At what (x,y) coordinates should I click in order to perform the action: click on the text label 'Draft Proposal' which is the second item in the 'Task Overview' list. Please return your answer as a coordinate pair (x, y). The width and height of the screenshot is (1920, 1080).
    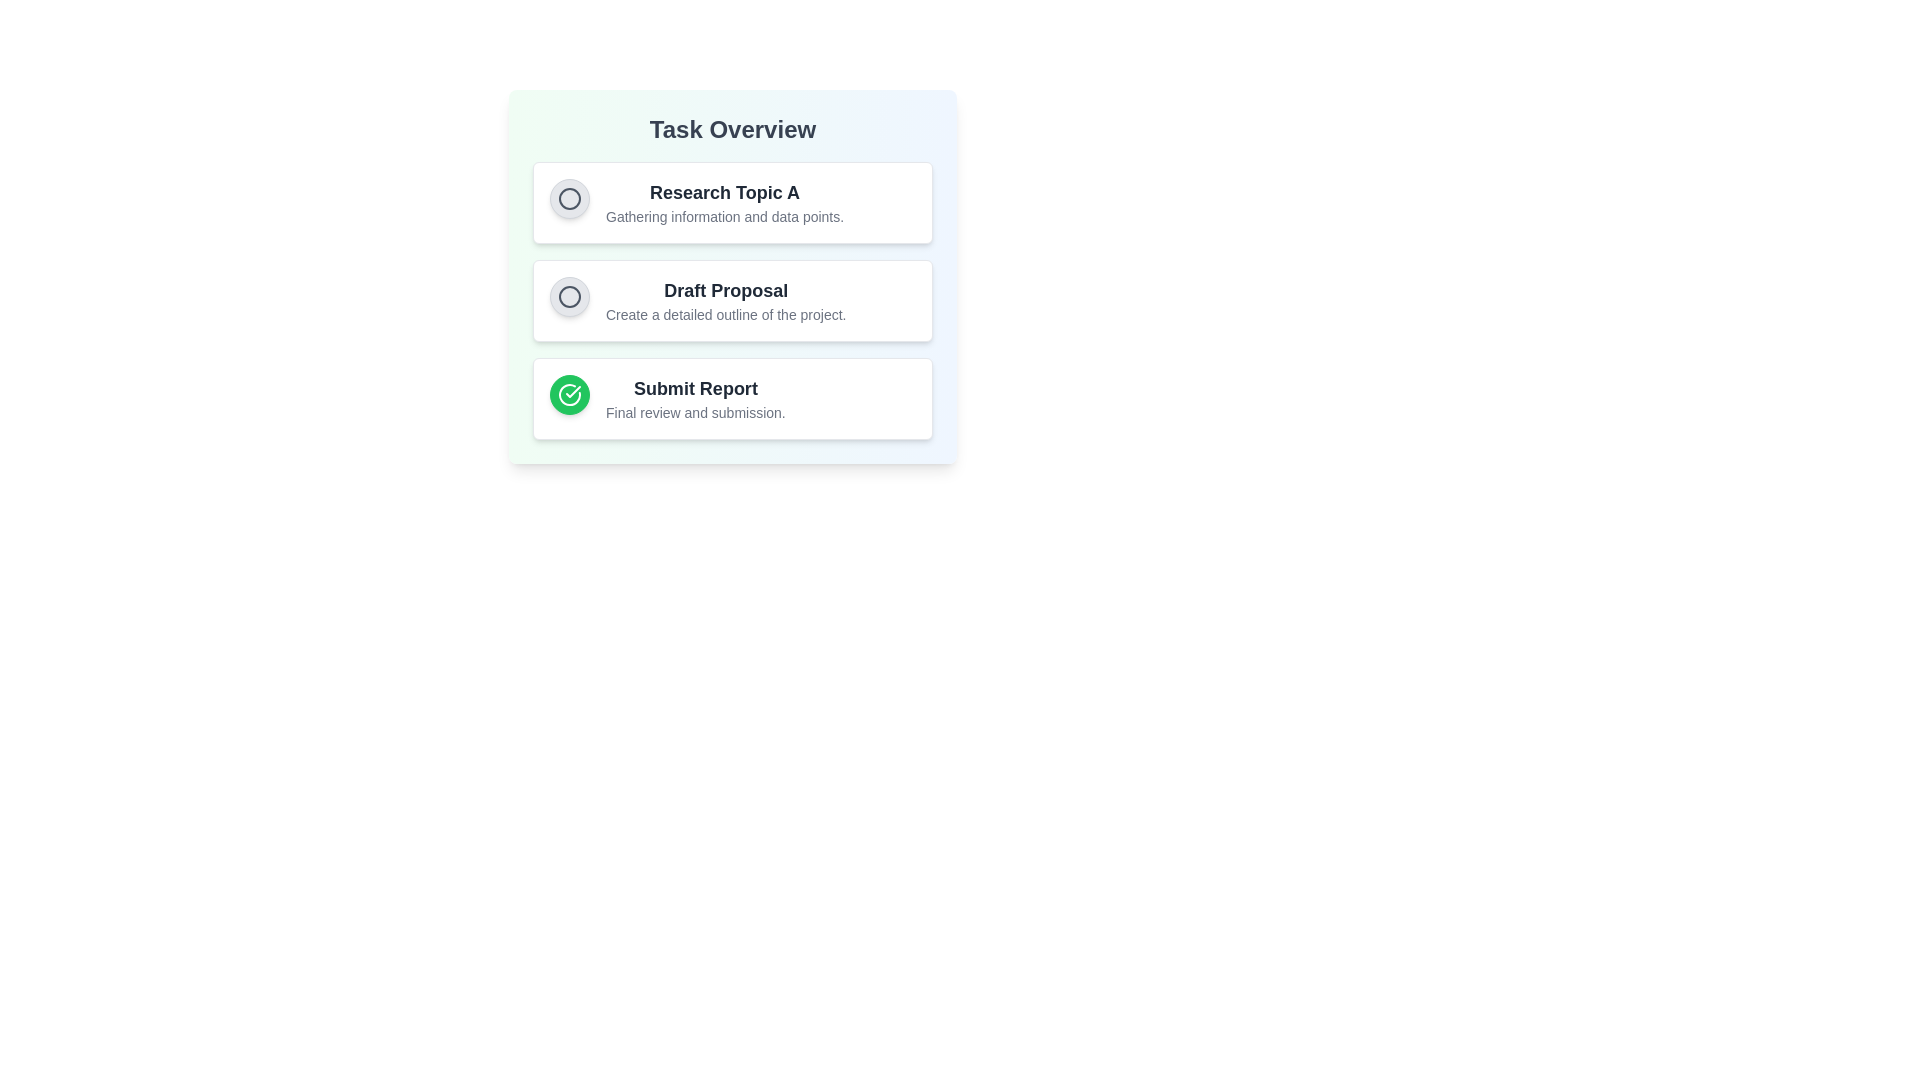
    Looking at the image, I should click on (725, 290).